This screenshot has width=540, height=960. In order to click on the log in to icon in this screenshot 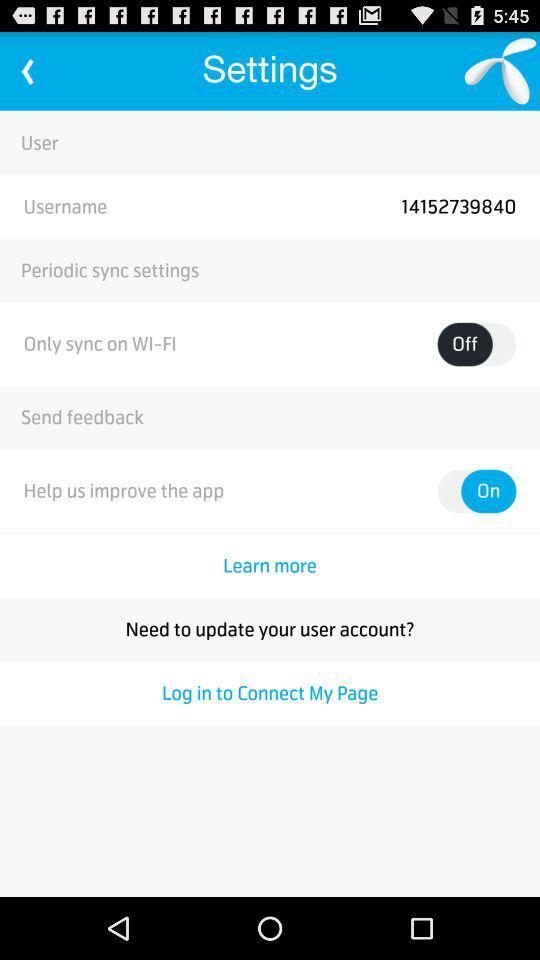, I will do `click(270, 693)`.